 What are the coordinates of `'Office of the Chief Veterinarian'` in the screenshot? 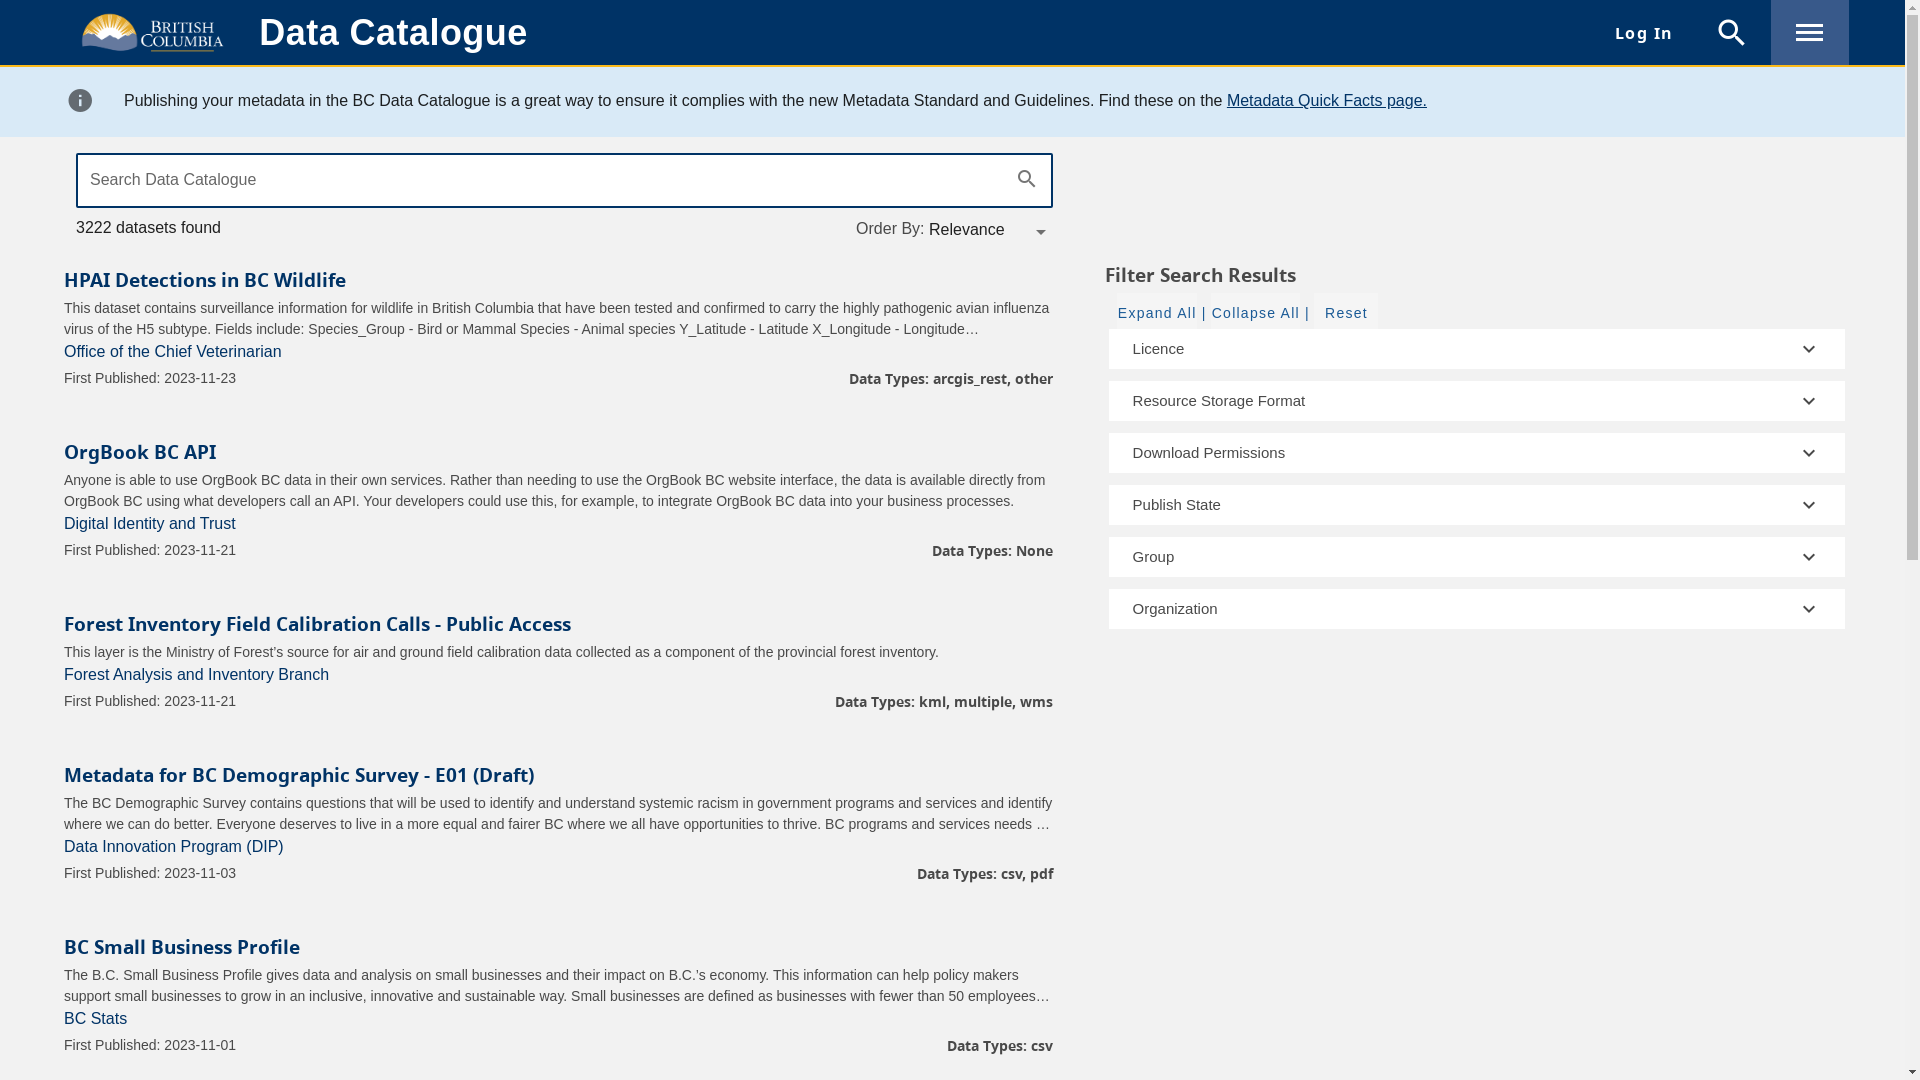 It's located at (172, 350).